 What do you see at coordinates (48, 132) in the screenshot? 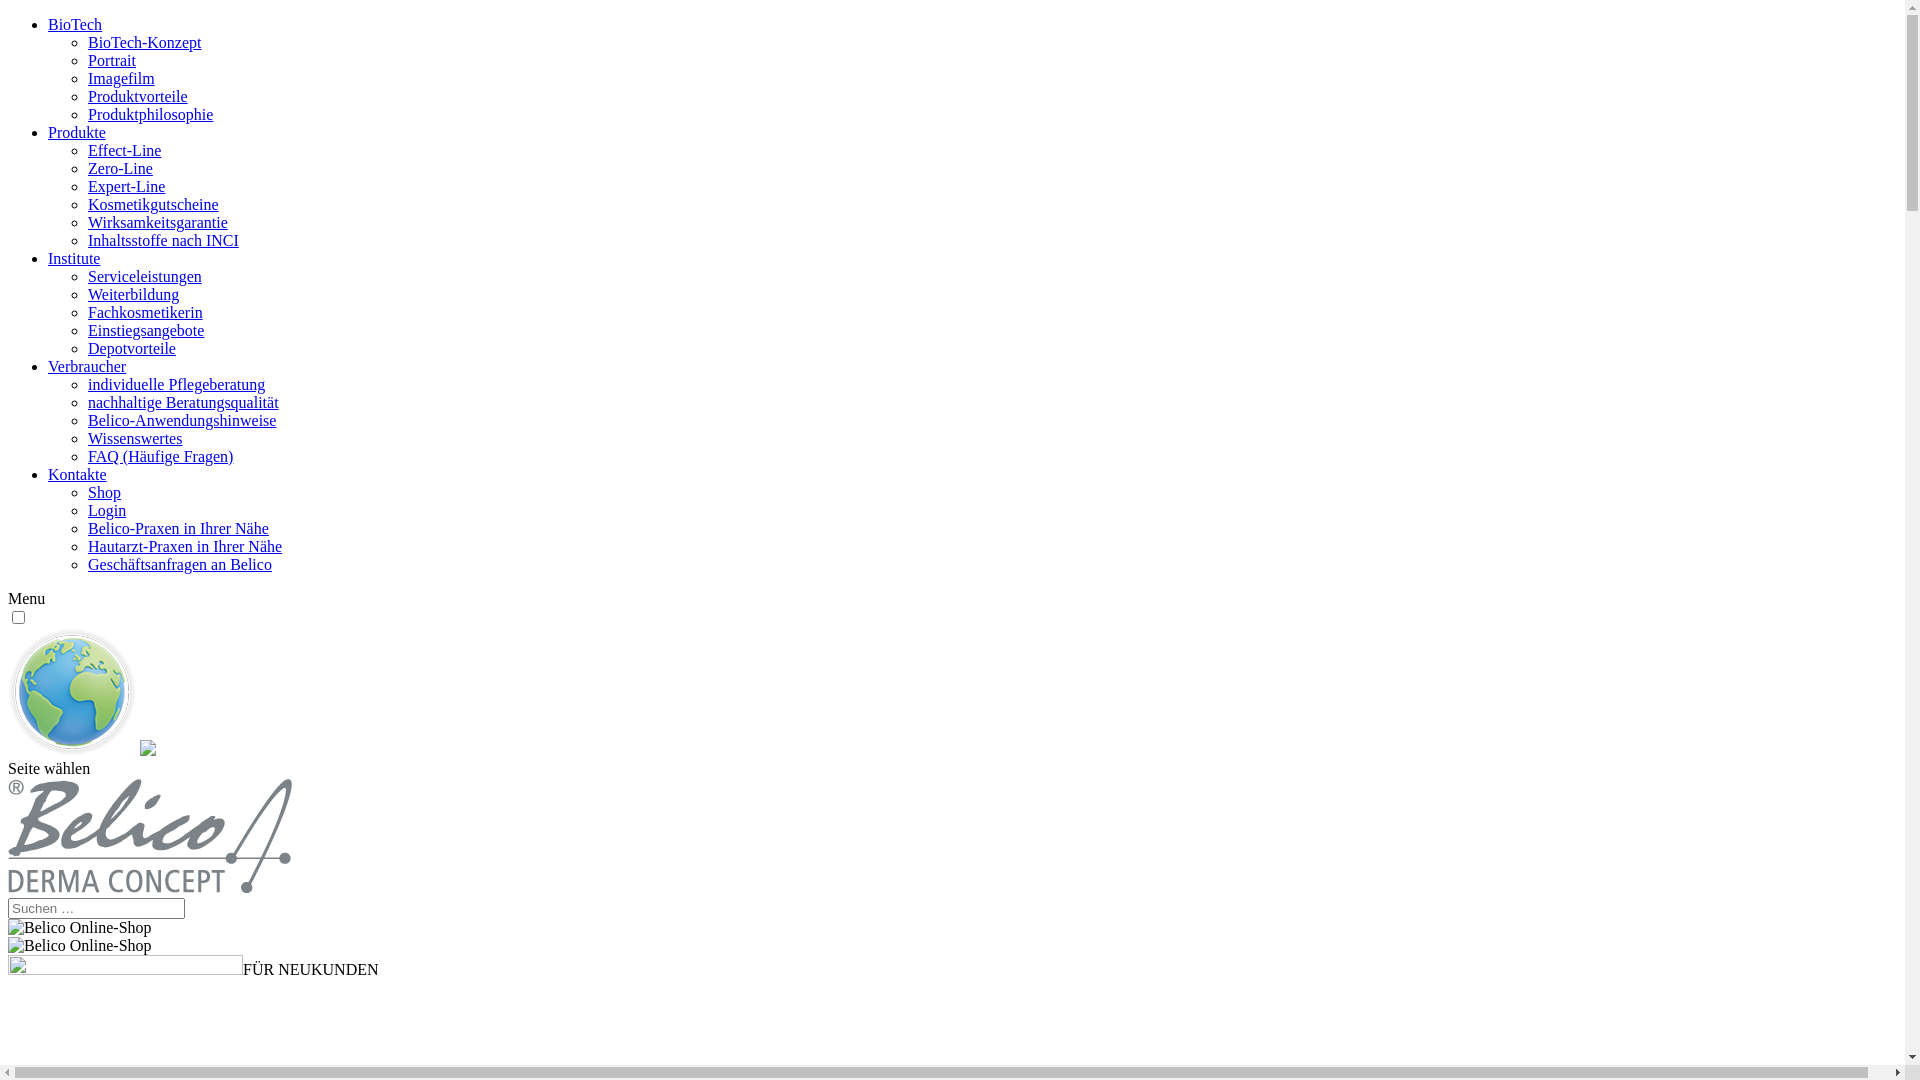
I see `'Produkte'` at bounding box center [48, 132].